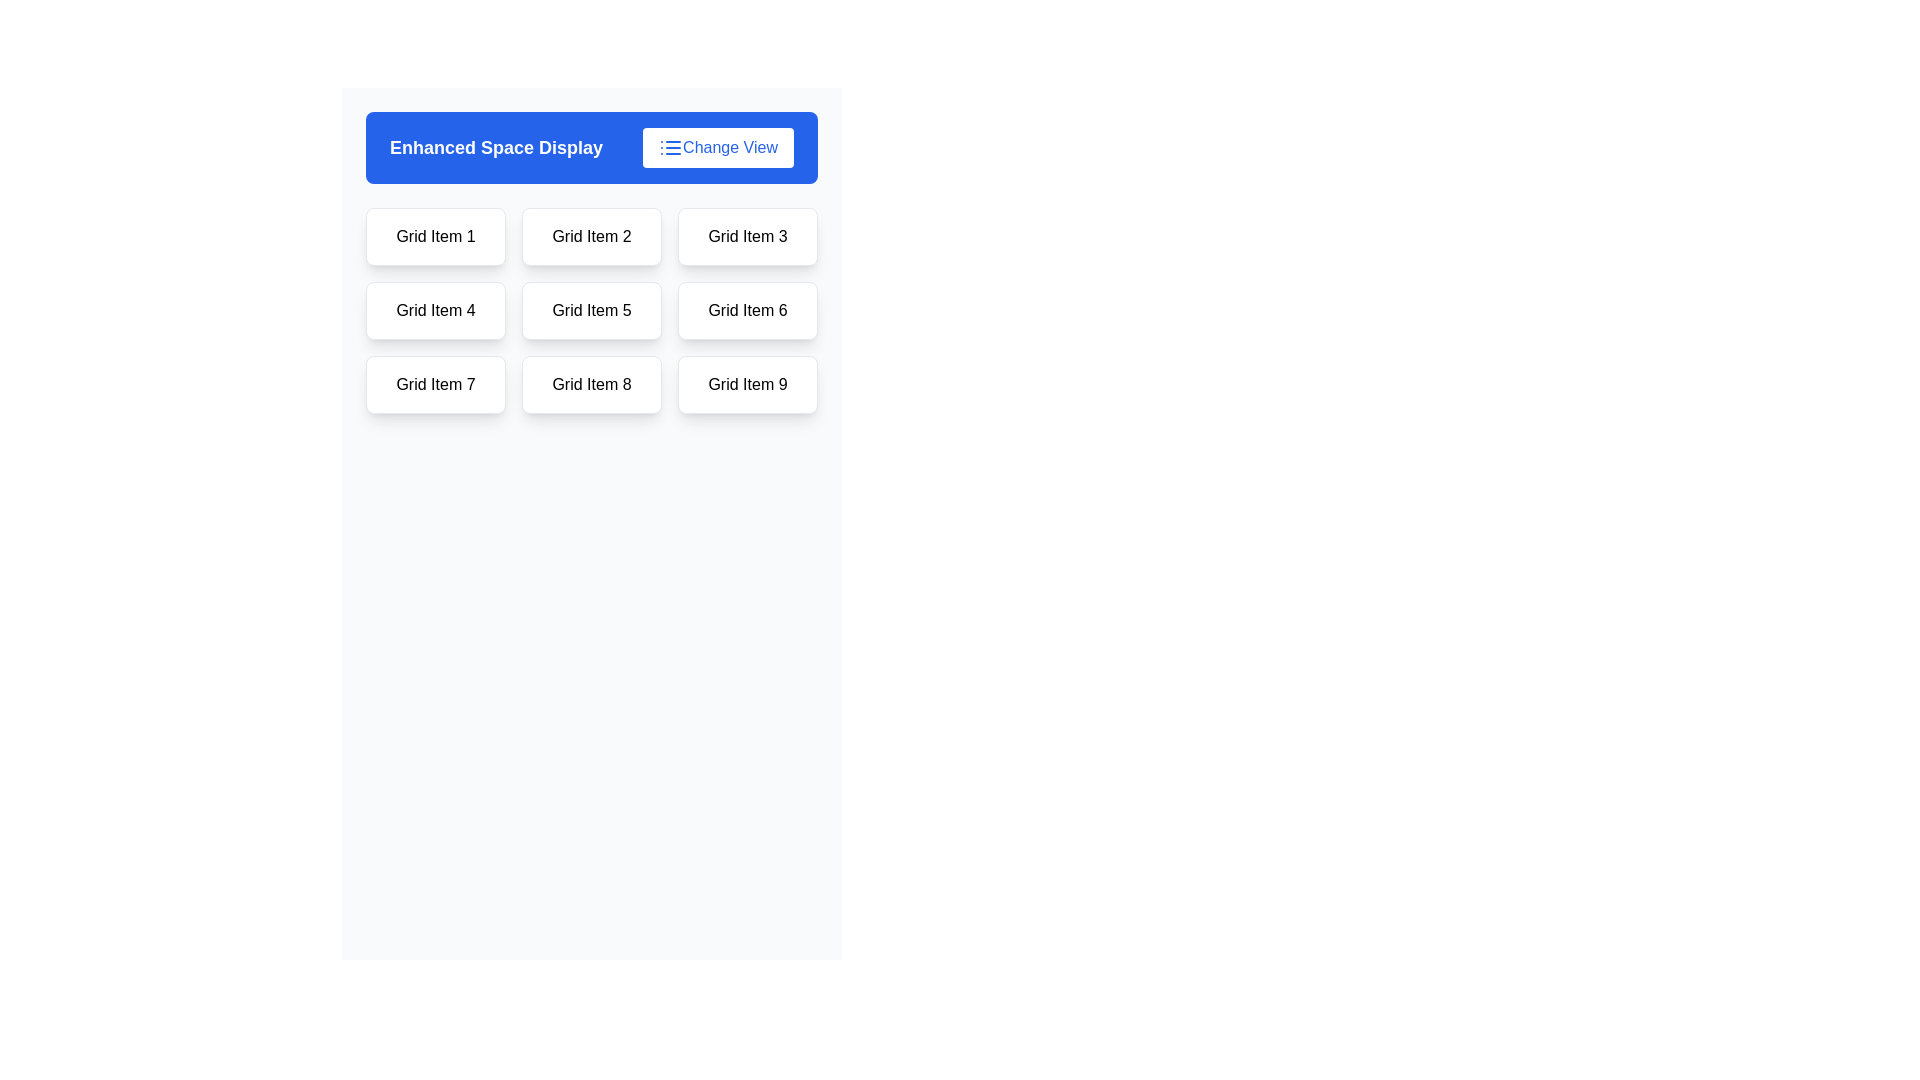 This screenshot has width=1920, height=1080. I want to click on the Static card that displays 'Grid Item 7', which is a rectangular tile with a white background and rounded corners located in the third row, first column of the grid layout, so click(435, 385).